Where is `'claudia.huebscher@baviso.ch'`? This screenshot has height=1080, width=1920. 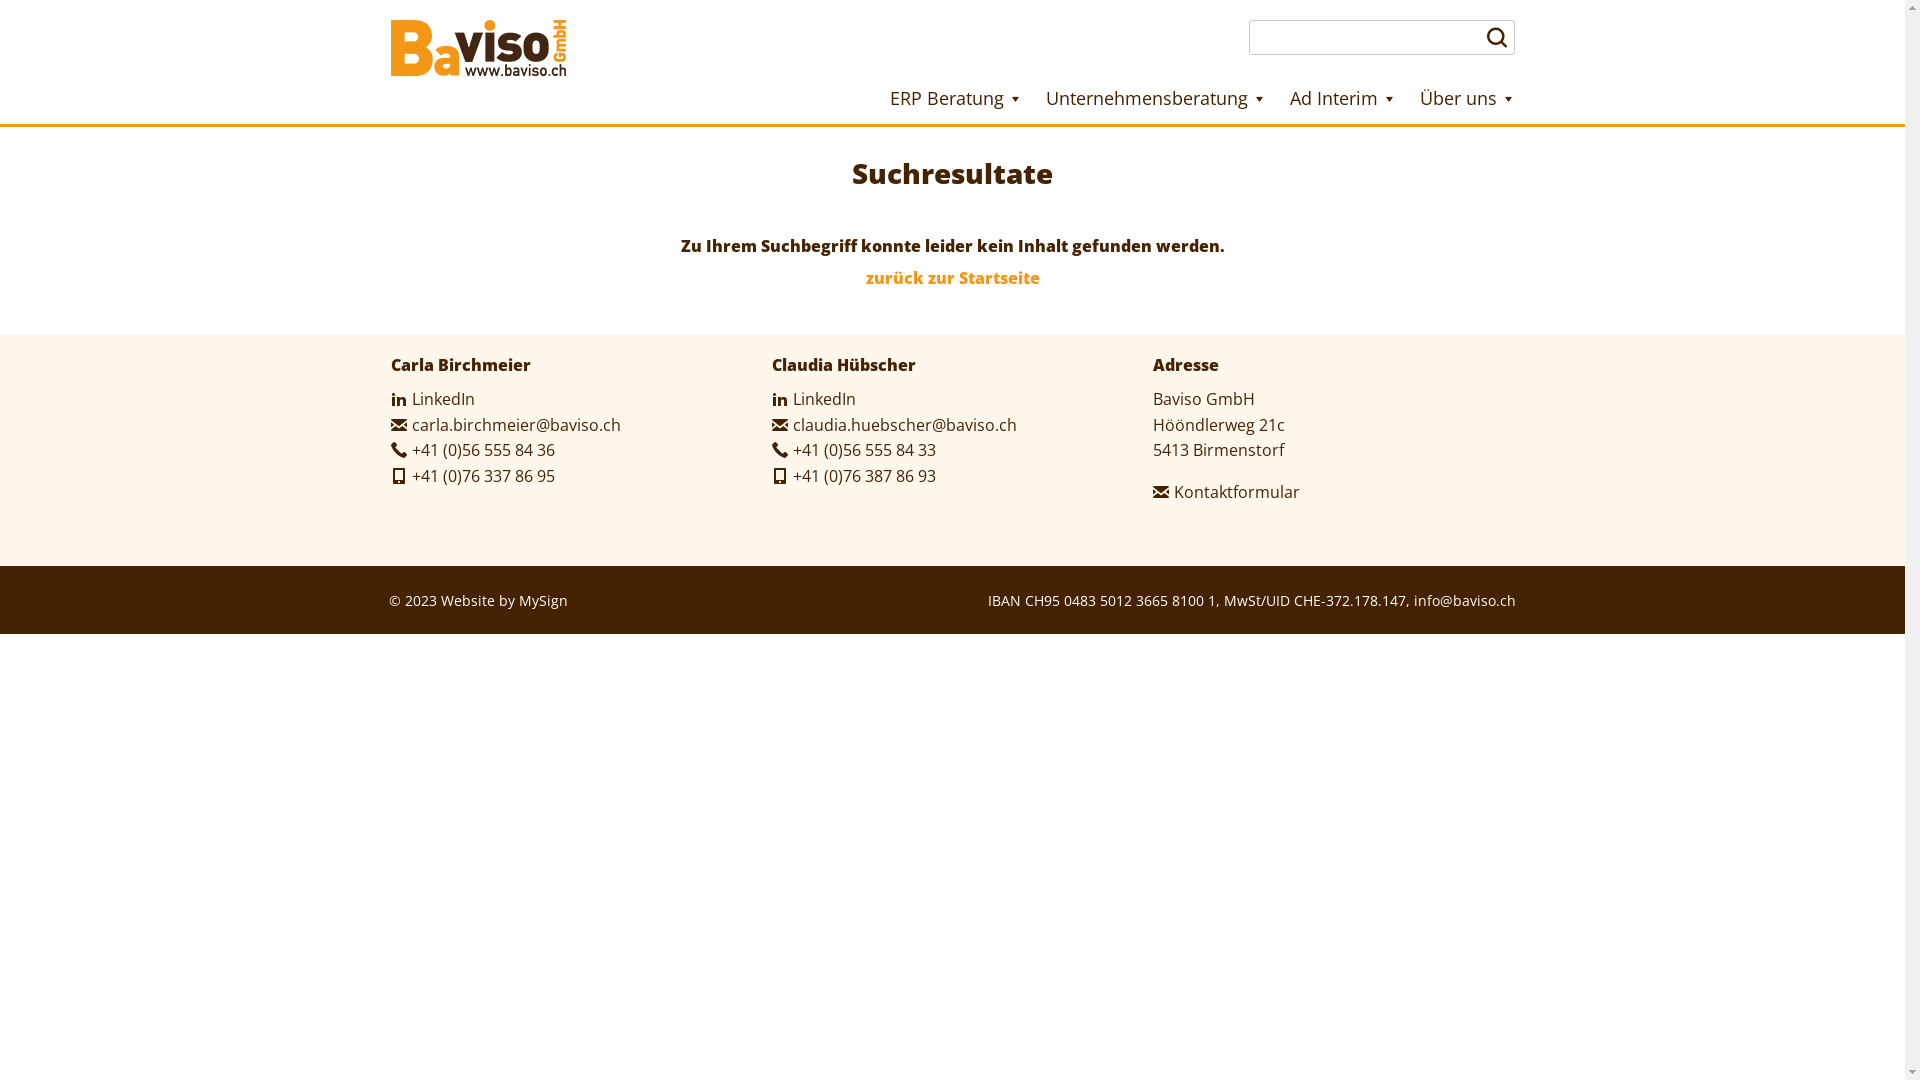
'claudia.huebscher@baviso.ch' is located at coordinates (893, 423).